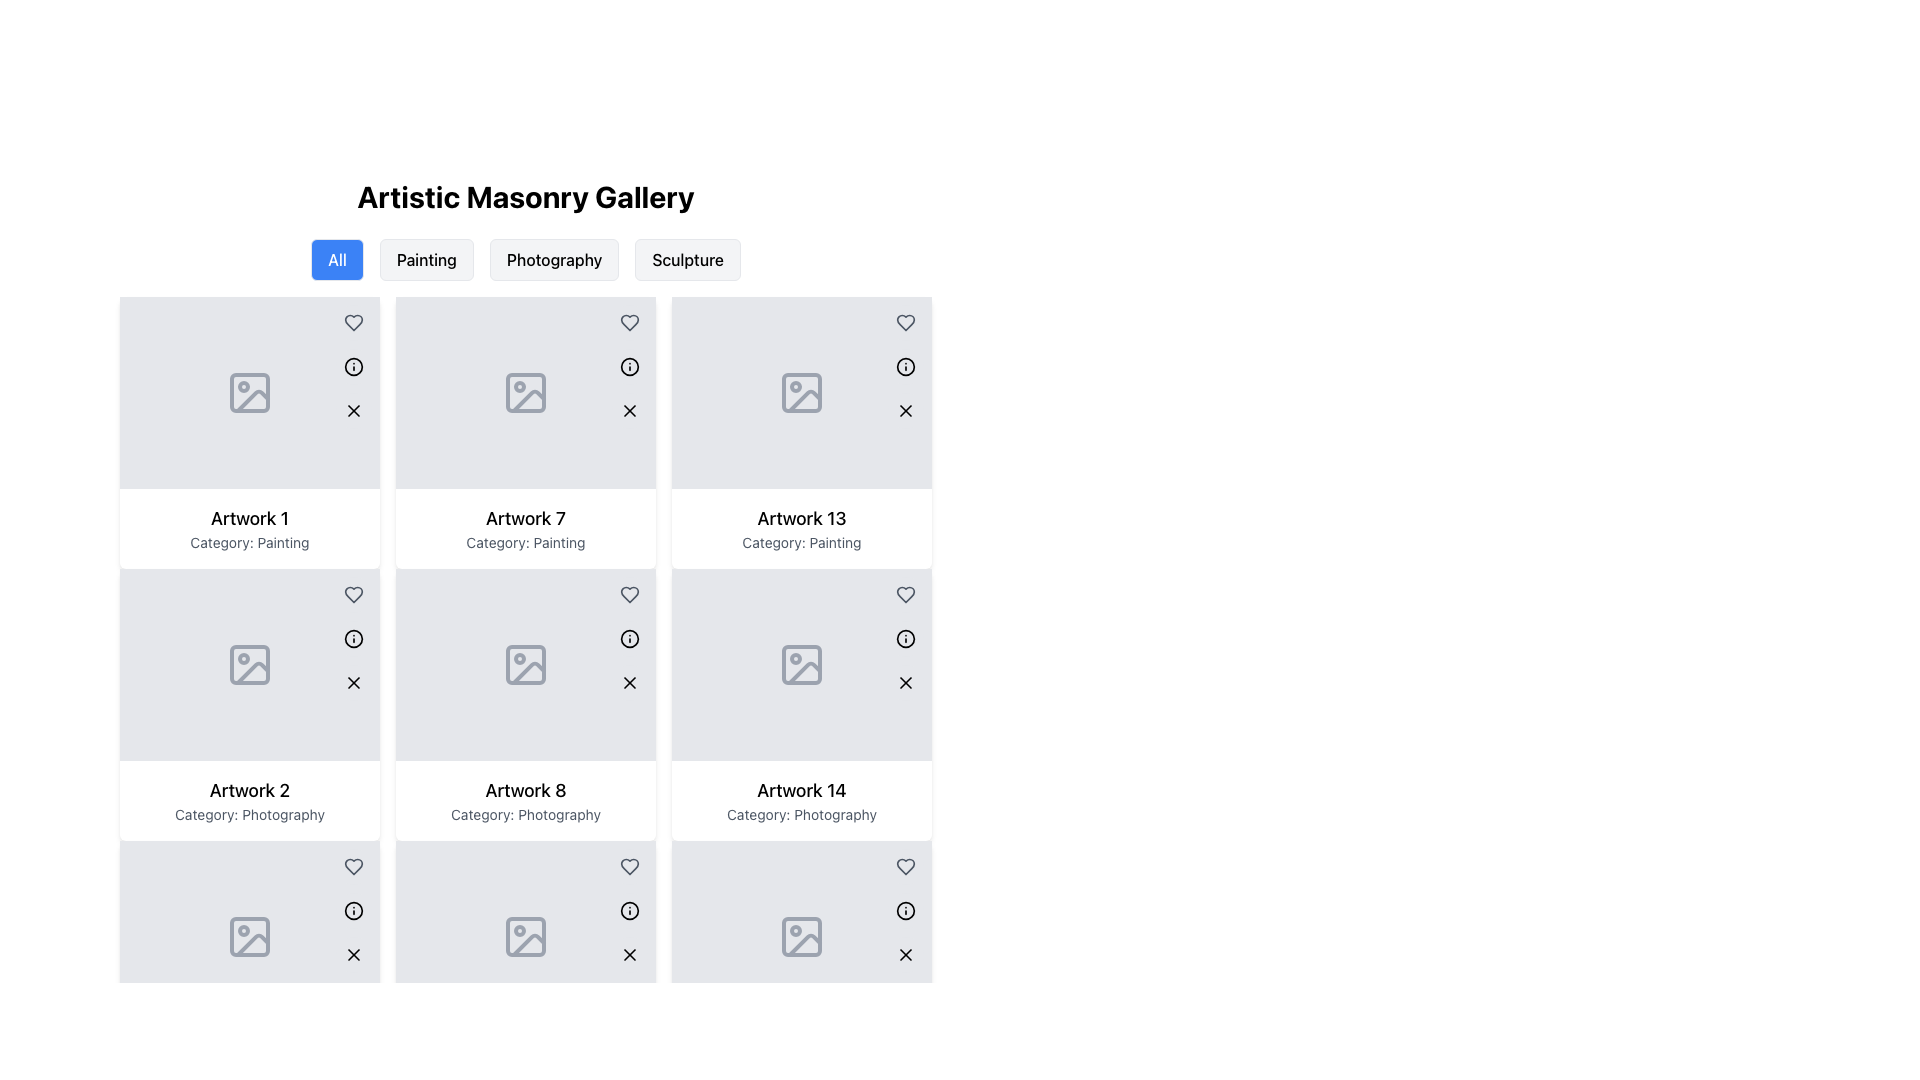 Image resolution: width=1920 pixels, height=1080 pixels. Describe the element at coordinates (628, 410) in the screenshot. I see `the circular button with a gray background and a black '×' icon located in the top-right section of the 'Artwork 7' card, which is the third button in a vertical stack of buttons` at that location.